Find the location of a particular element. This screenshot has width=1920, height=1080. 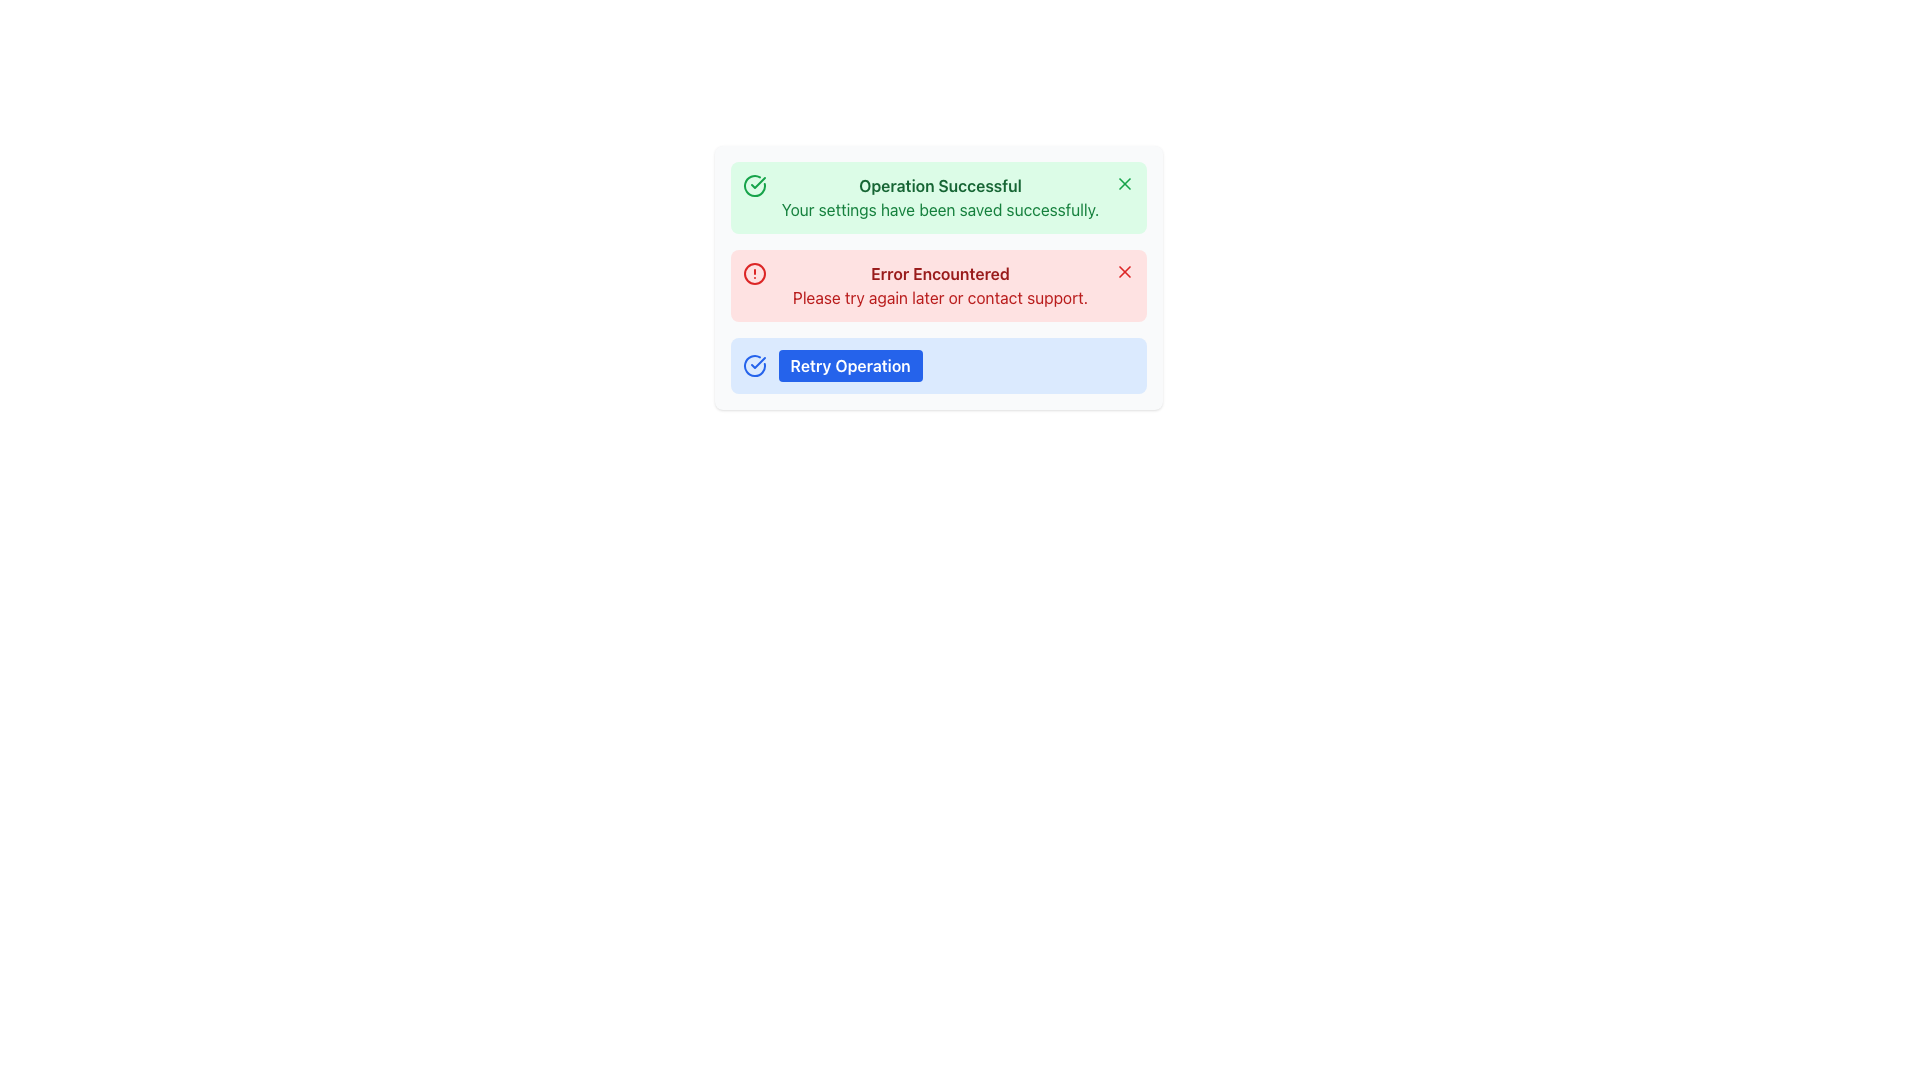

the success icon located at the top-left corner of the green notification box, adjacent to the title 'Operation Successful' is located at coordinates (753, 185).